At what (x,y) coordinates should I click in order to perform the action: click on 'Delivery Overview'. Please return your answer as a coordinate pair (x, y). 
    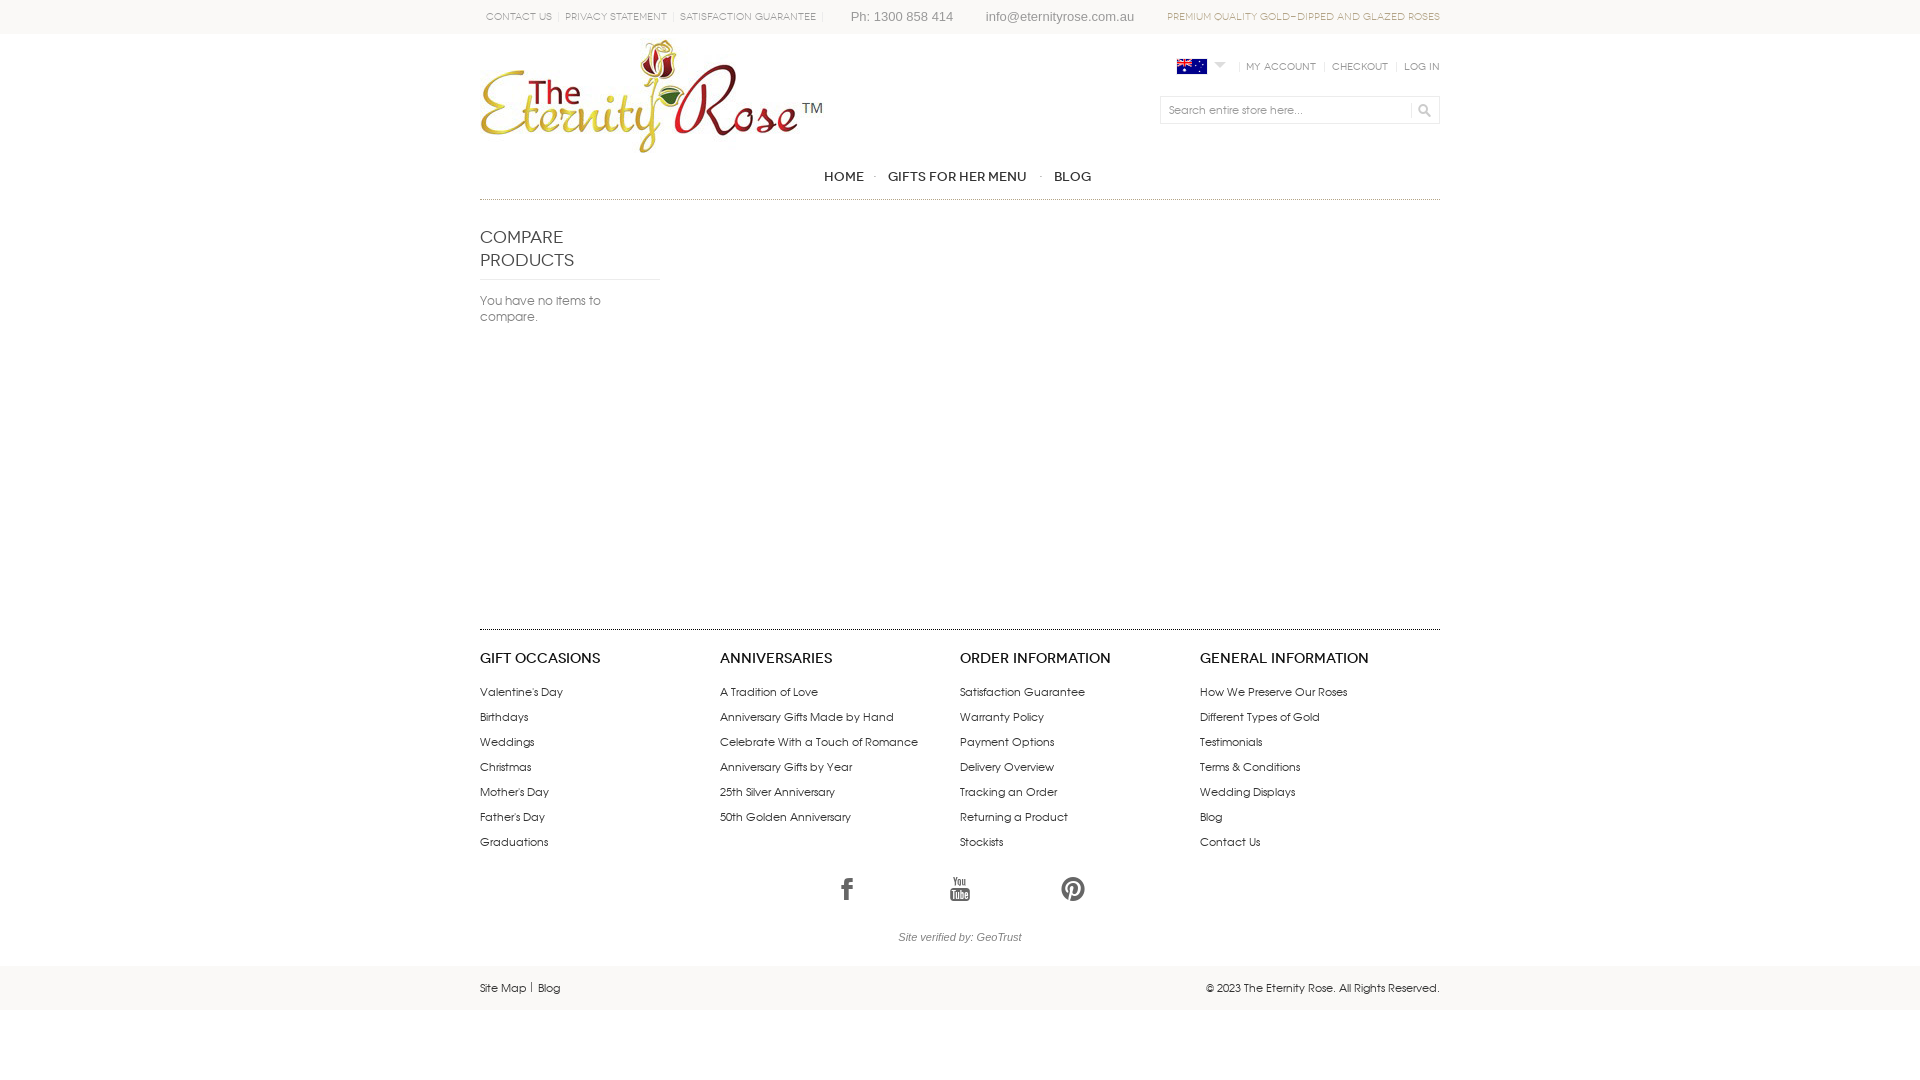
    Looking at the image, I should click on (1007, 765).